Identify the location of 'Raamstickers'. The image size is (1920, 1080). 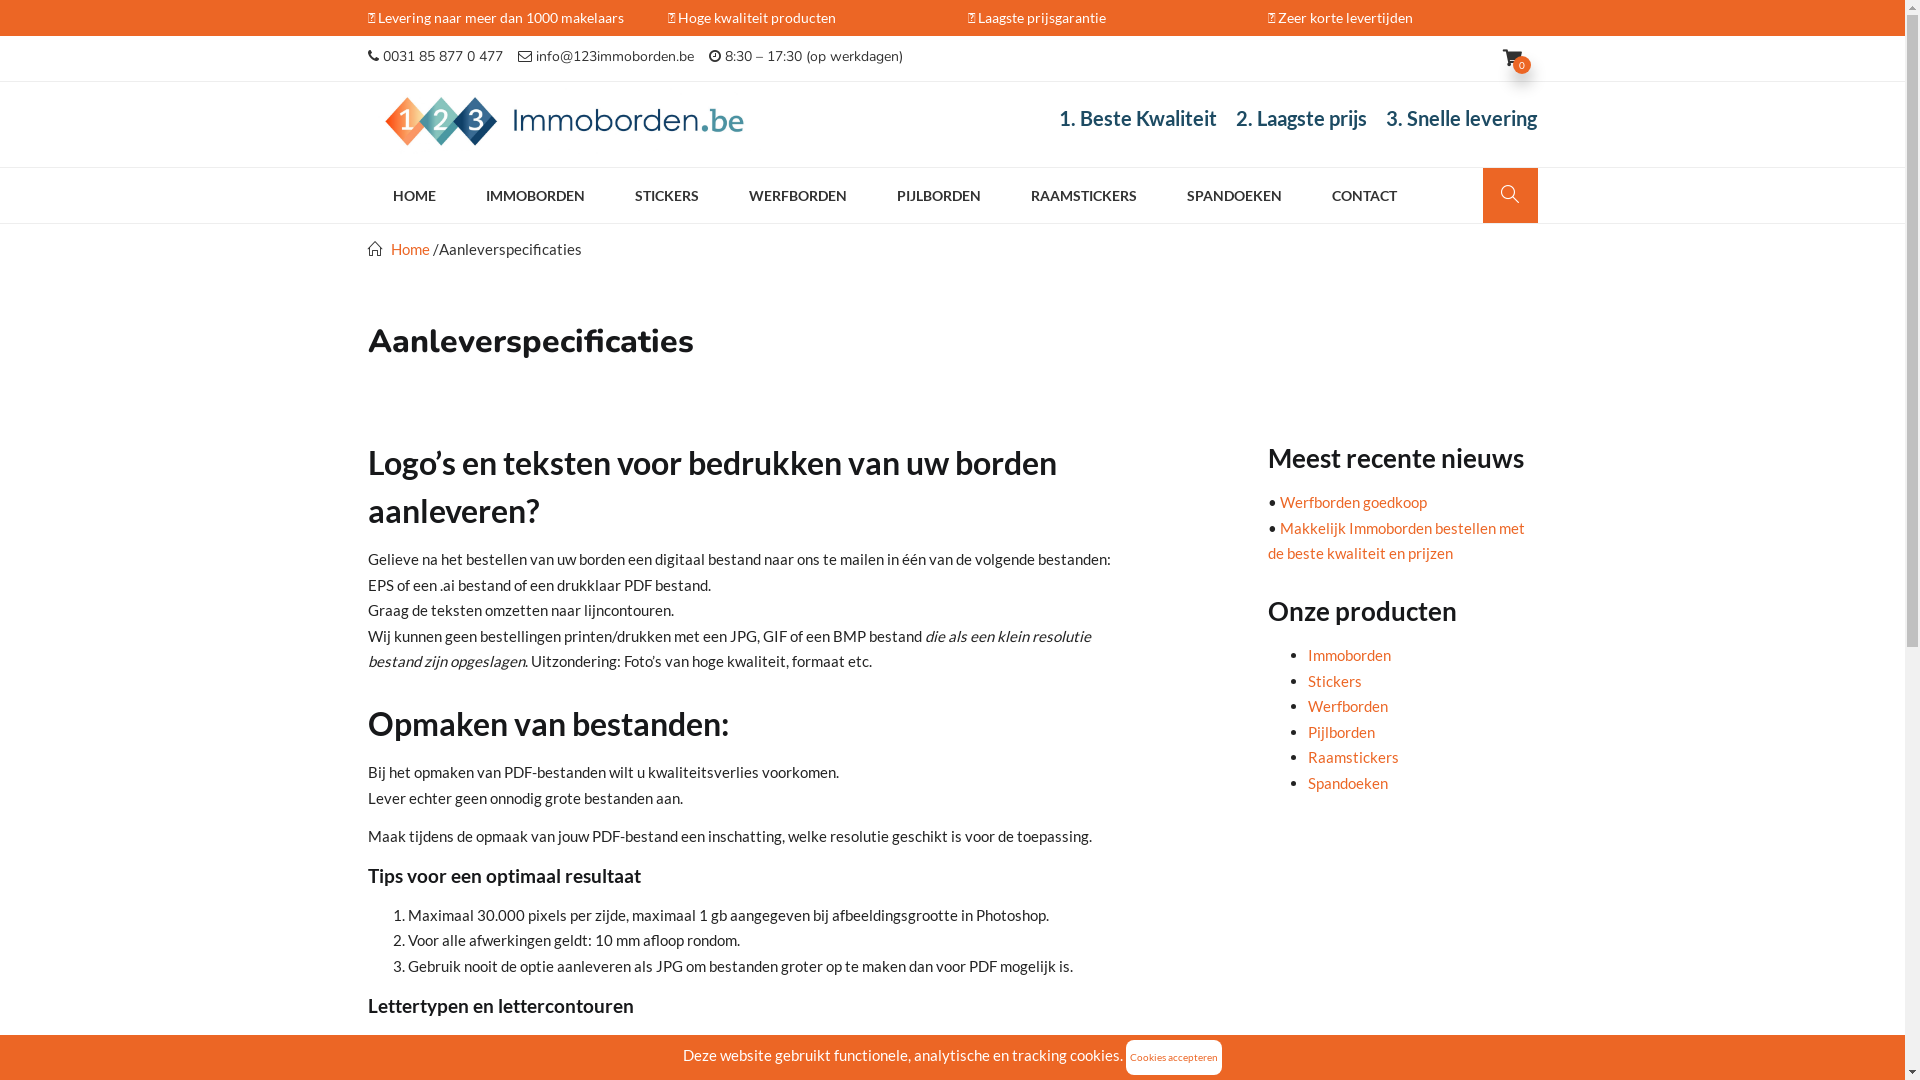
(1353, 756).